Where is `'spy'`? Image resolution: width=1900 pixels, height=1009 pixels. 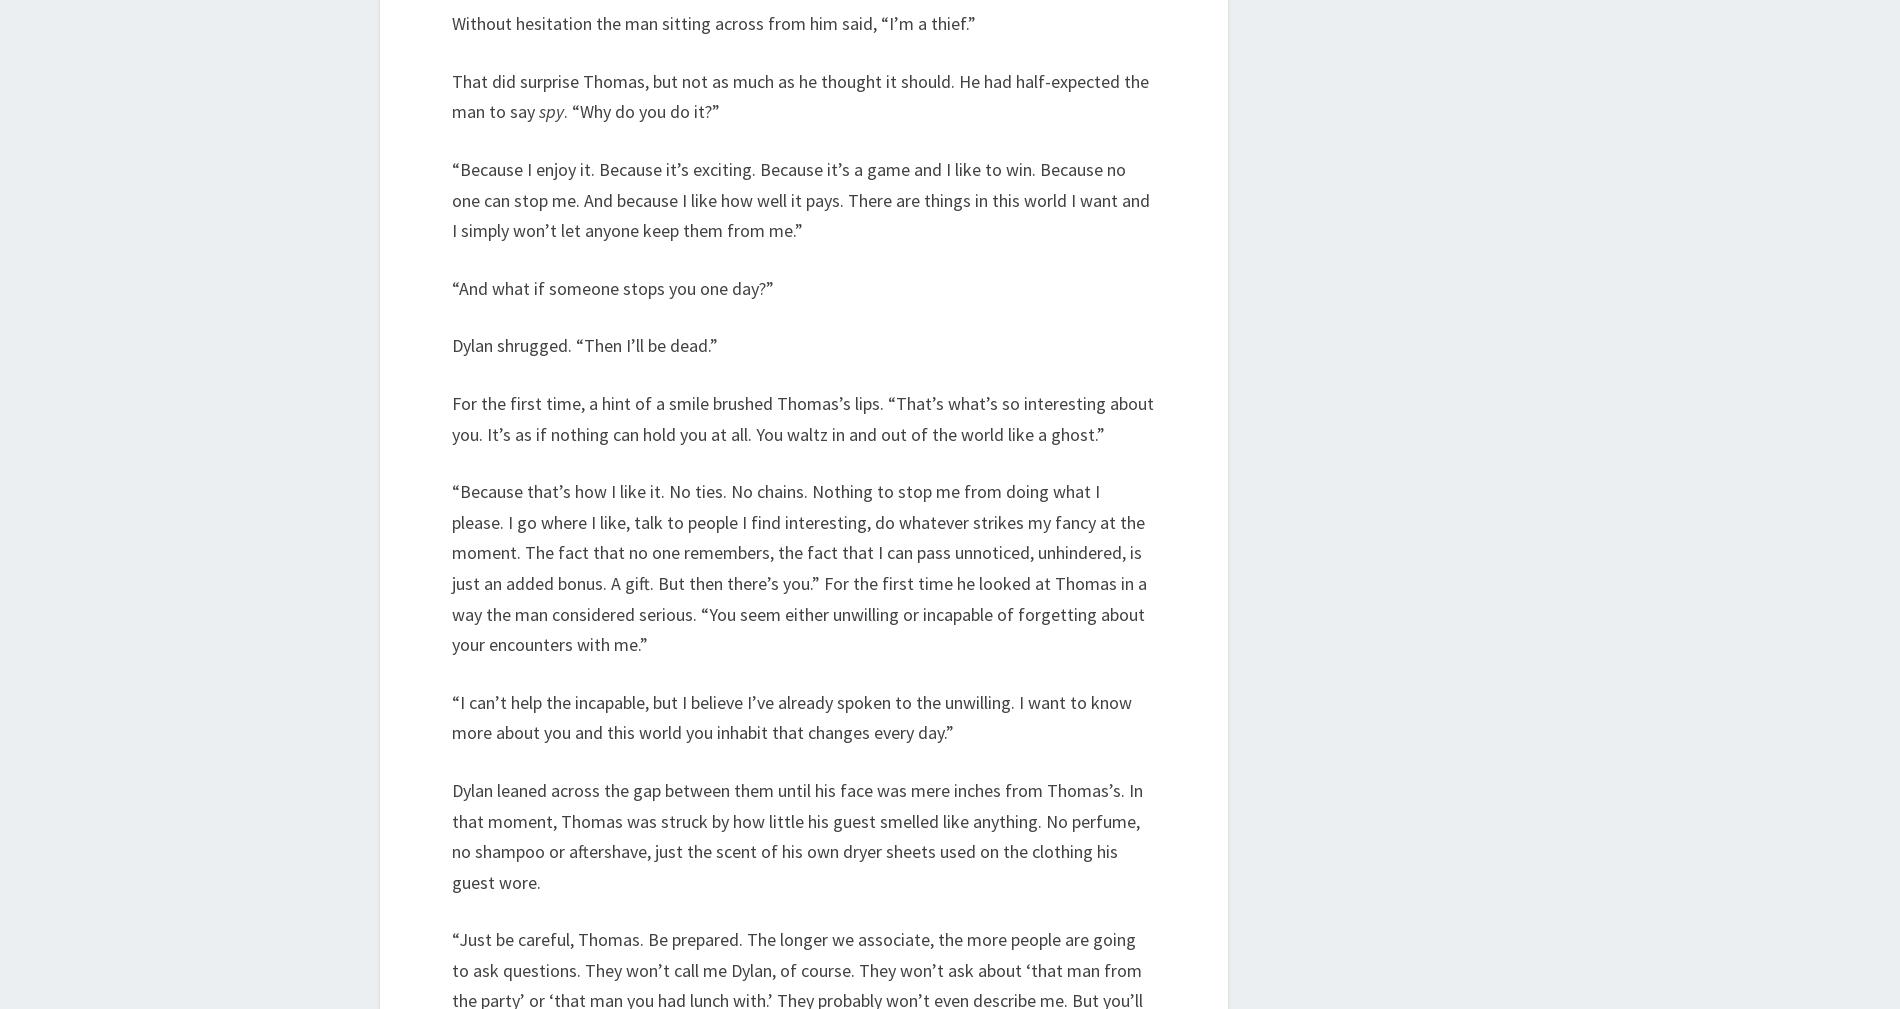
'spy' is located at coordinates (551, 110).